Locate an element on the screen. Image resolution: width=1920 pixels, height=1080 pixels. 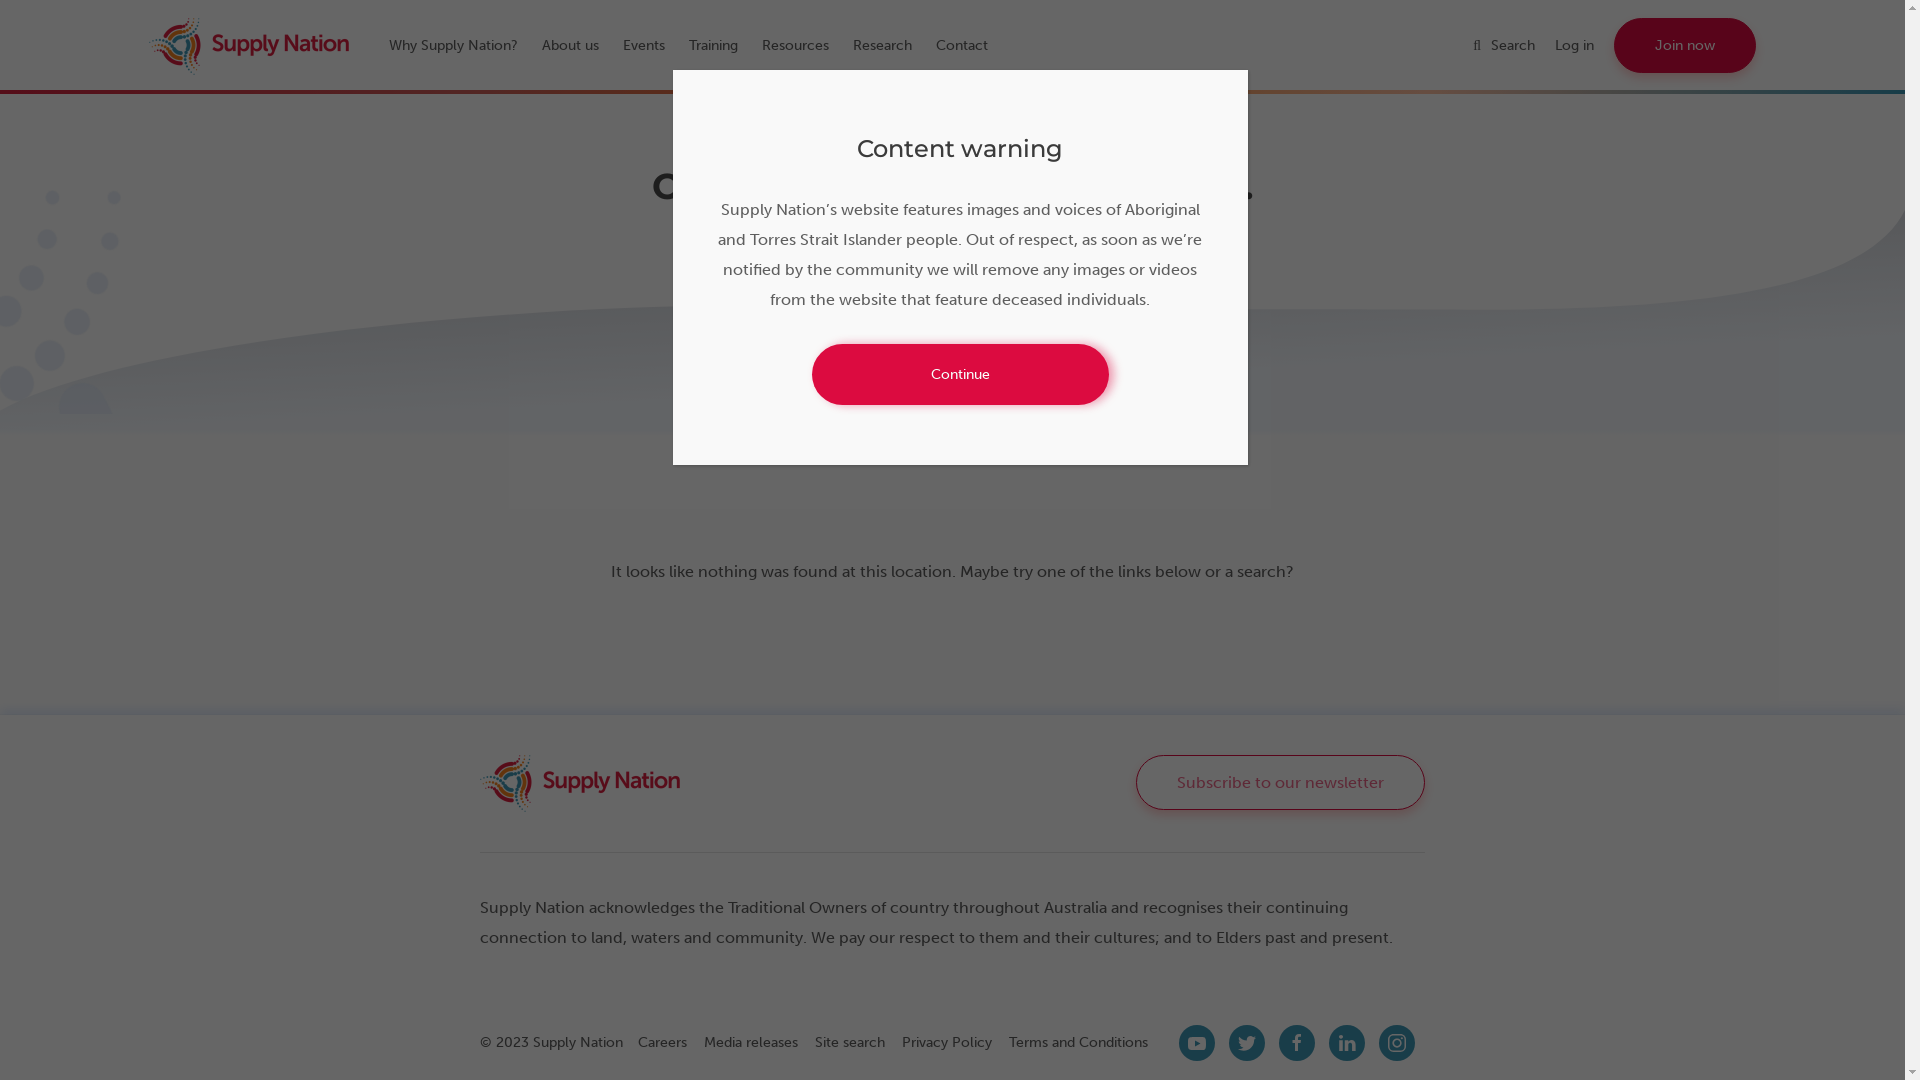
'Supply Nation on Twitter' is located at coordinates (1246, 1041).